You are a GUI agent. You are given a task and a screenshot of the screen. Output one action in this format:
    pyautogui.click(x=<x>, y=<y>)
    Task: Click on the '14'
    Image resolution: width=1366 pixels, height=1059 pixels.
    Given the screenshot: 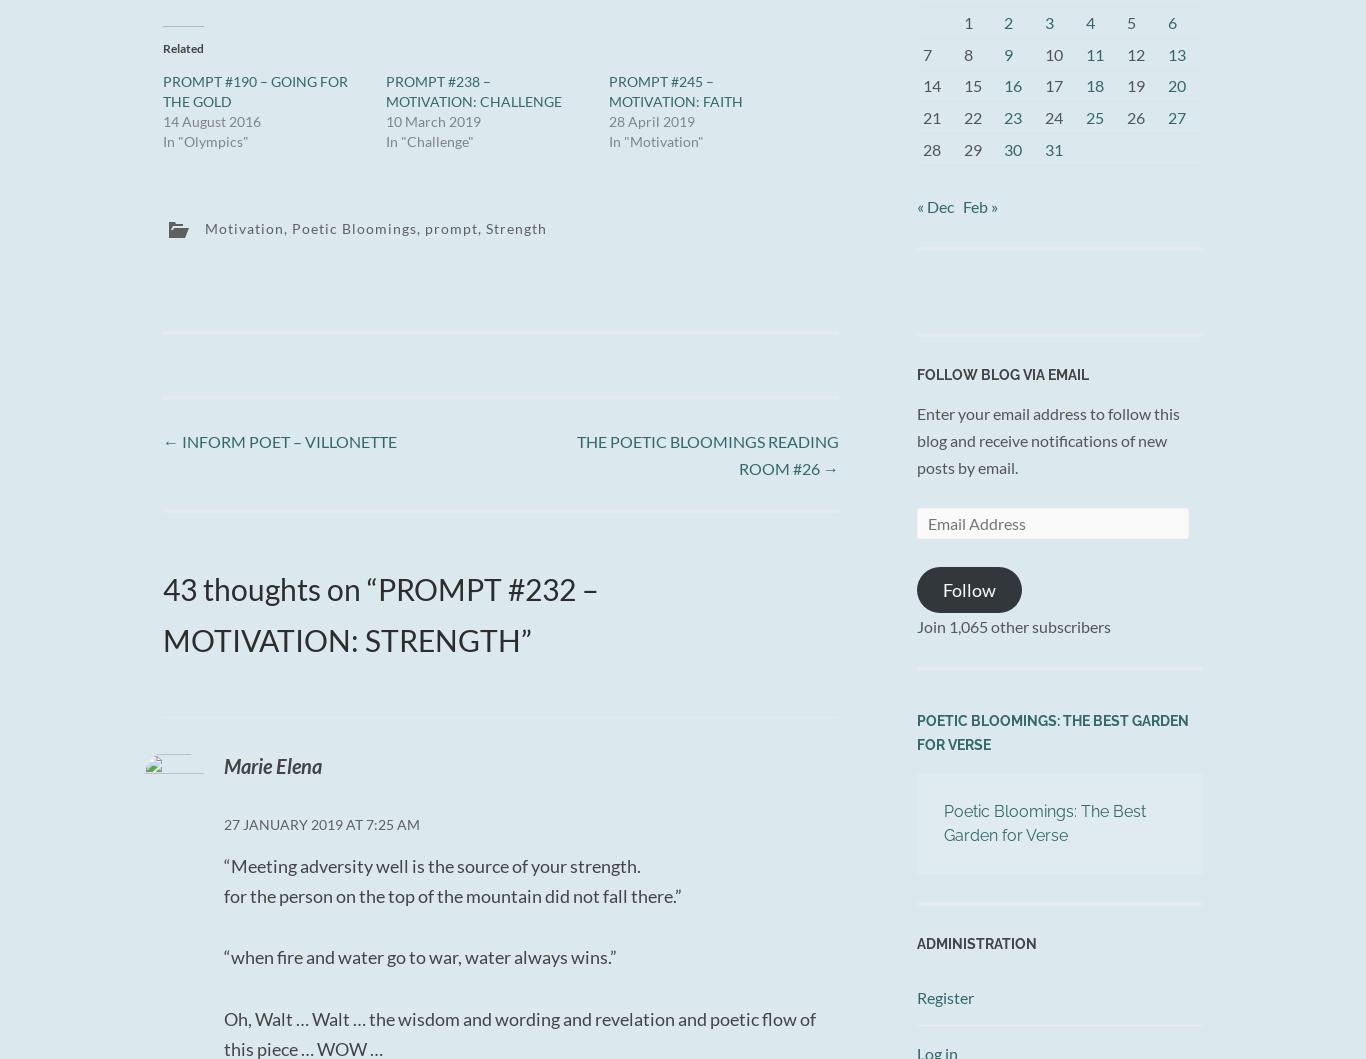 What is the action you would take?
    pyautogui.click(x=922, y=85)
    